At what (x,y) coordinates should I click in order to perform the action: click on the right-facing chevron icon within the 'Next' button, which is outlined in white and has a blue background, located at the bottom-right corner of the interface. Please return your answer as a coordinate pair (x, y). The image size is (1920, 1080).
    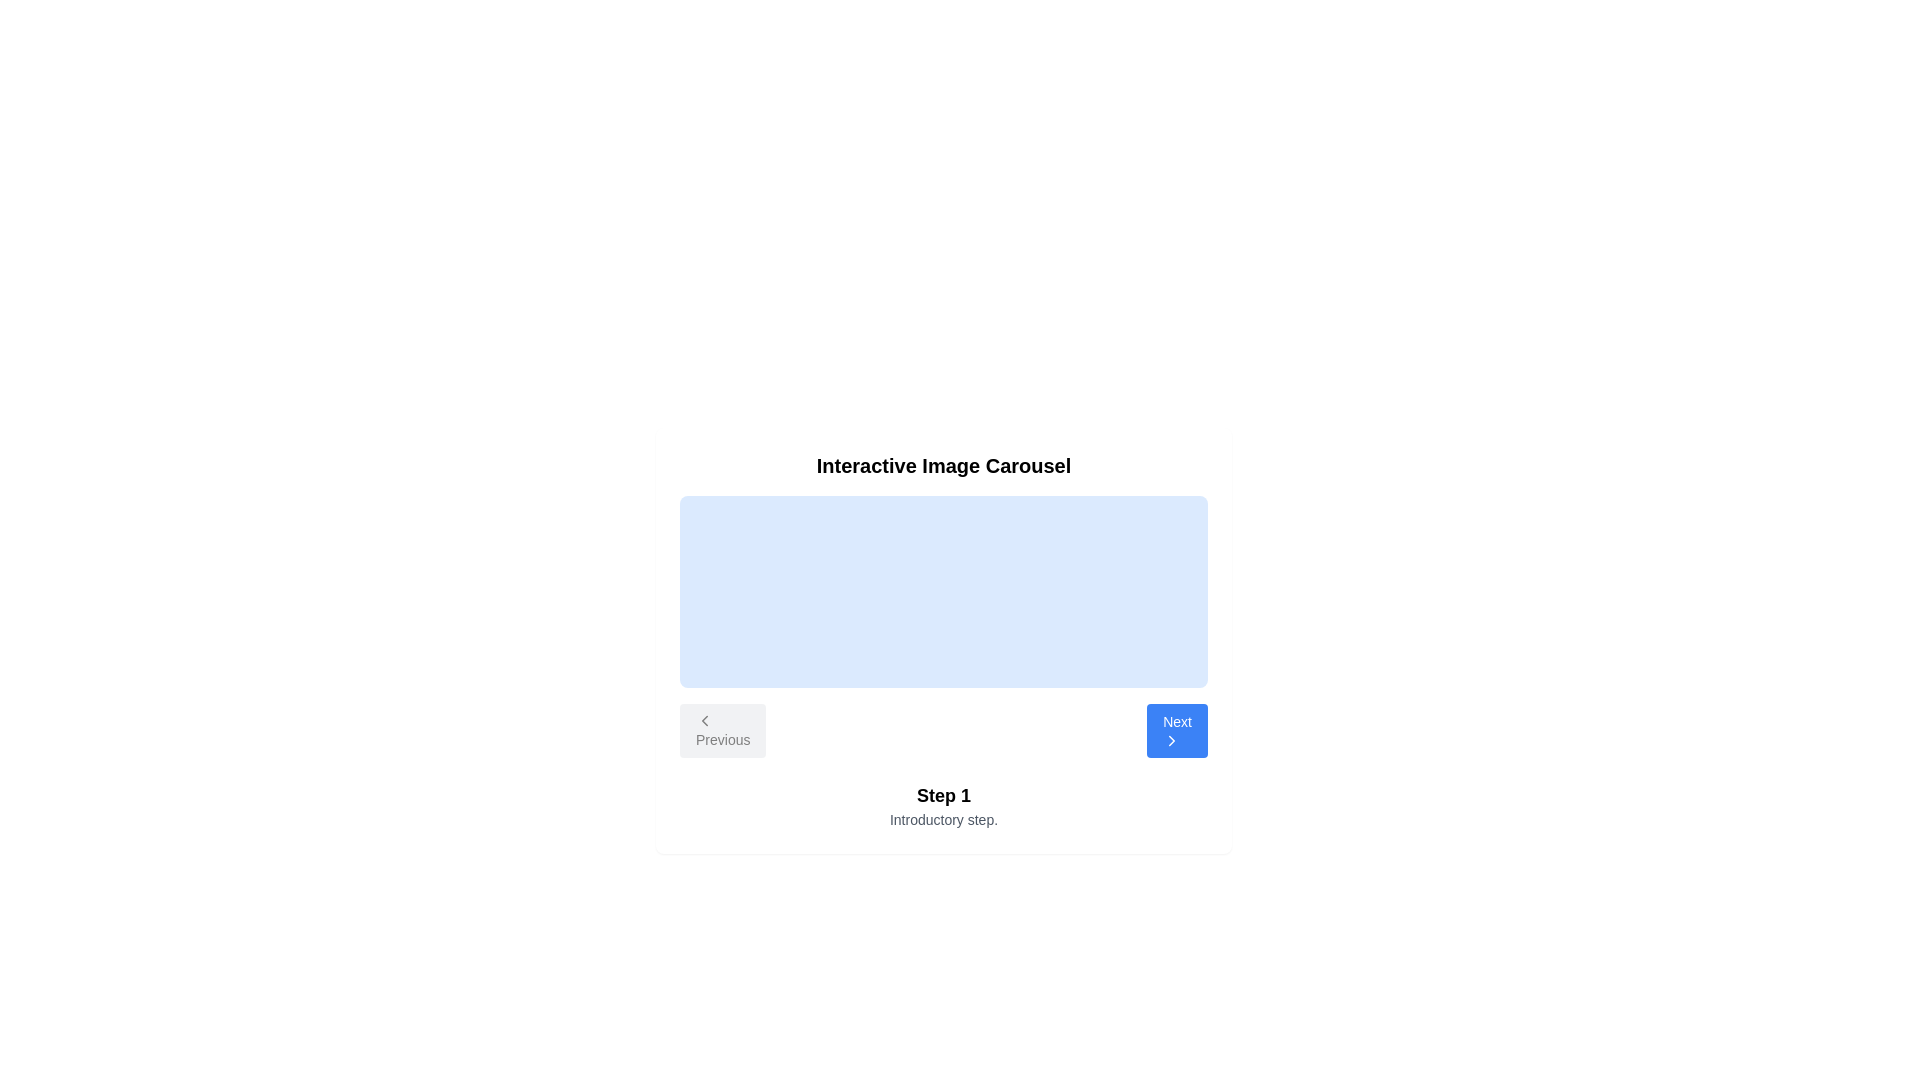
    Looking at the image, I should click on (1172, 740).